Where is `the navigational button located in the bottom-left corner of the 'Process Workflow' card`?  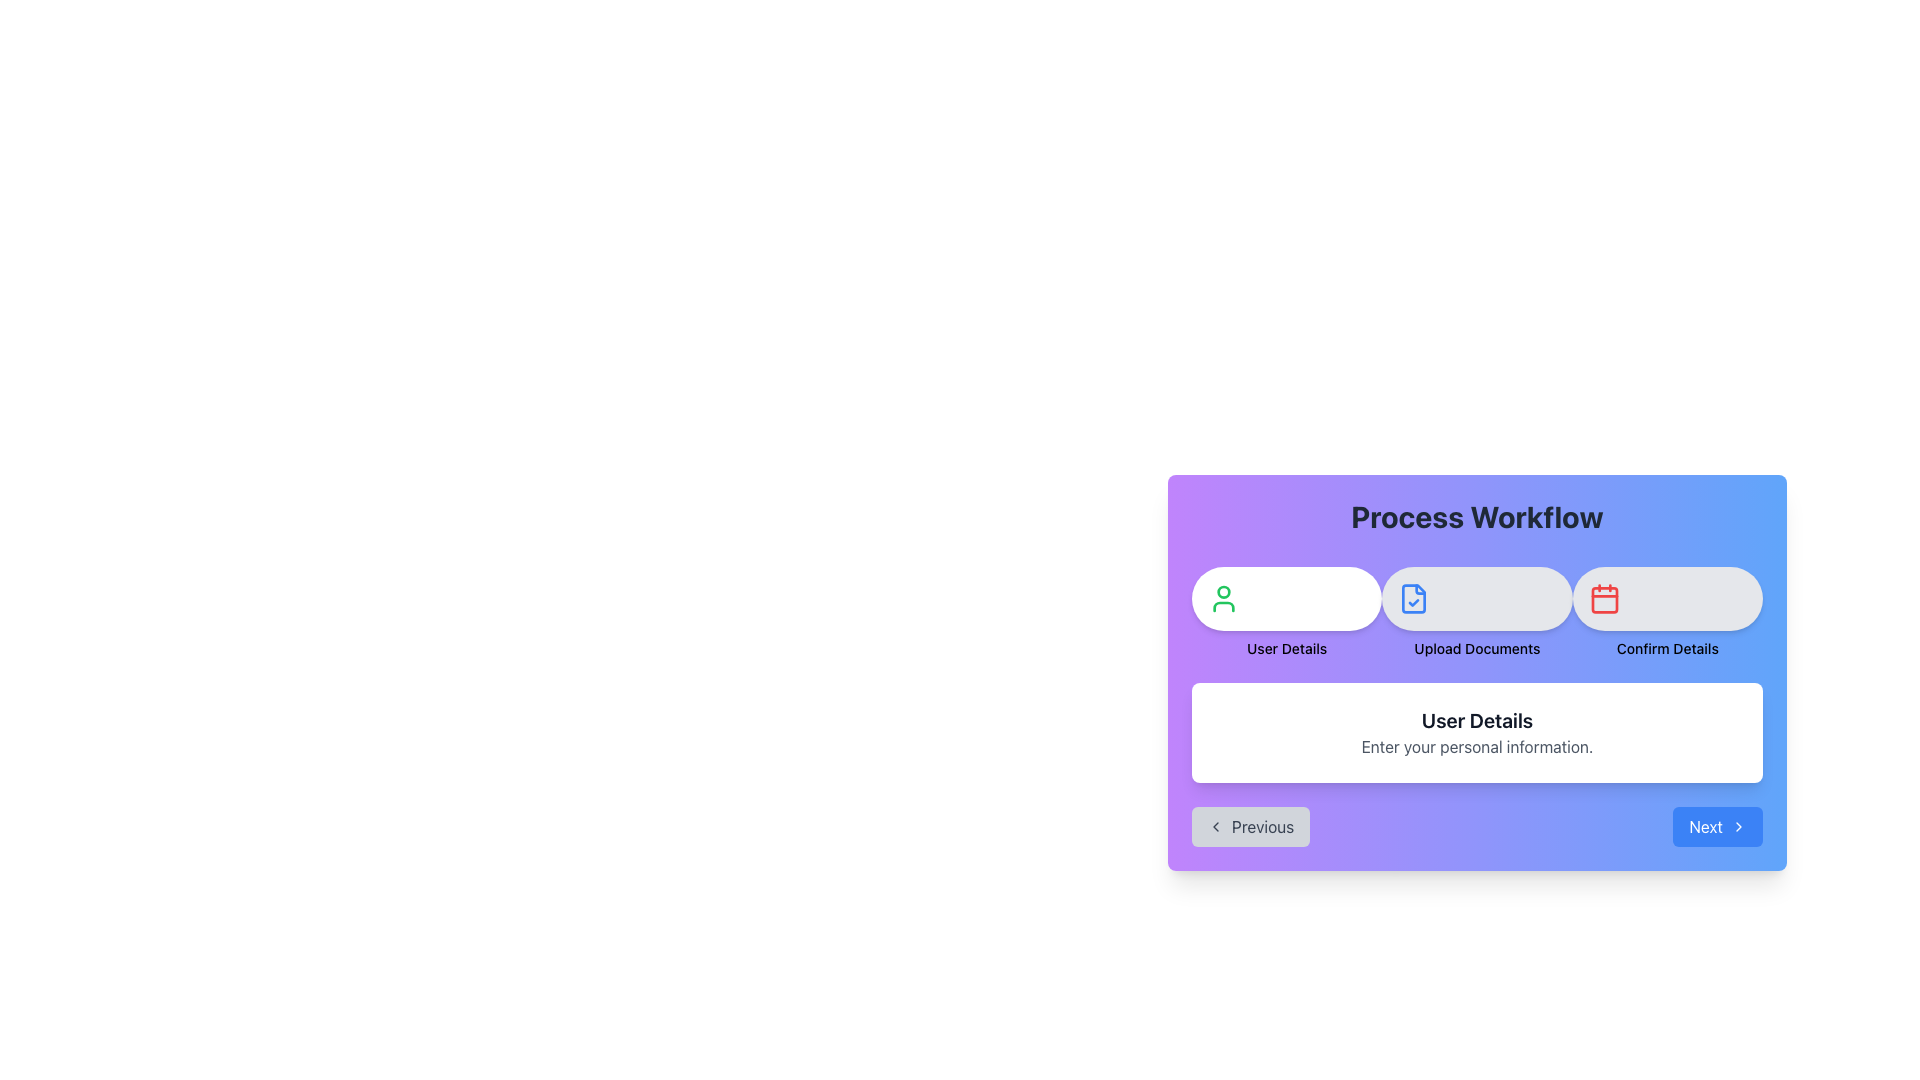
the navigational button located in the bottom-left corner of the 'Process Workflow' card is located at coordinates (1250, 826).